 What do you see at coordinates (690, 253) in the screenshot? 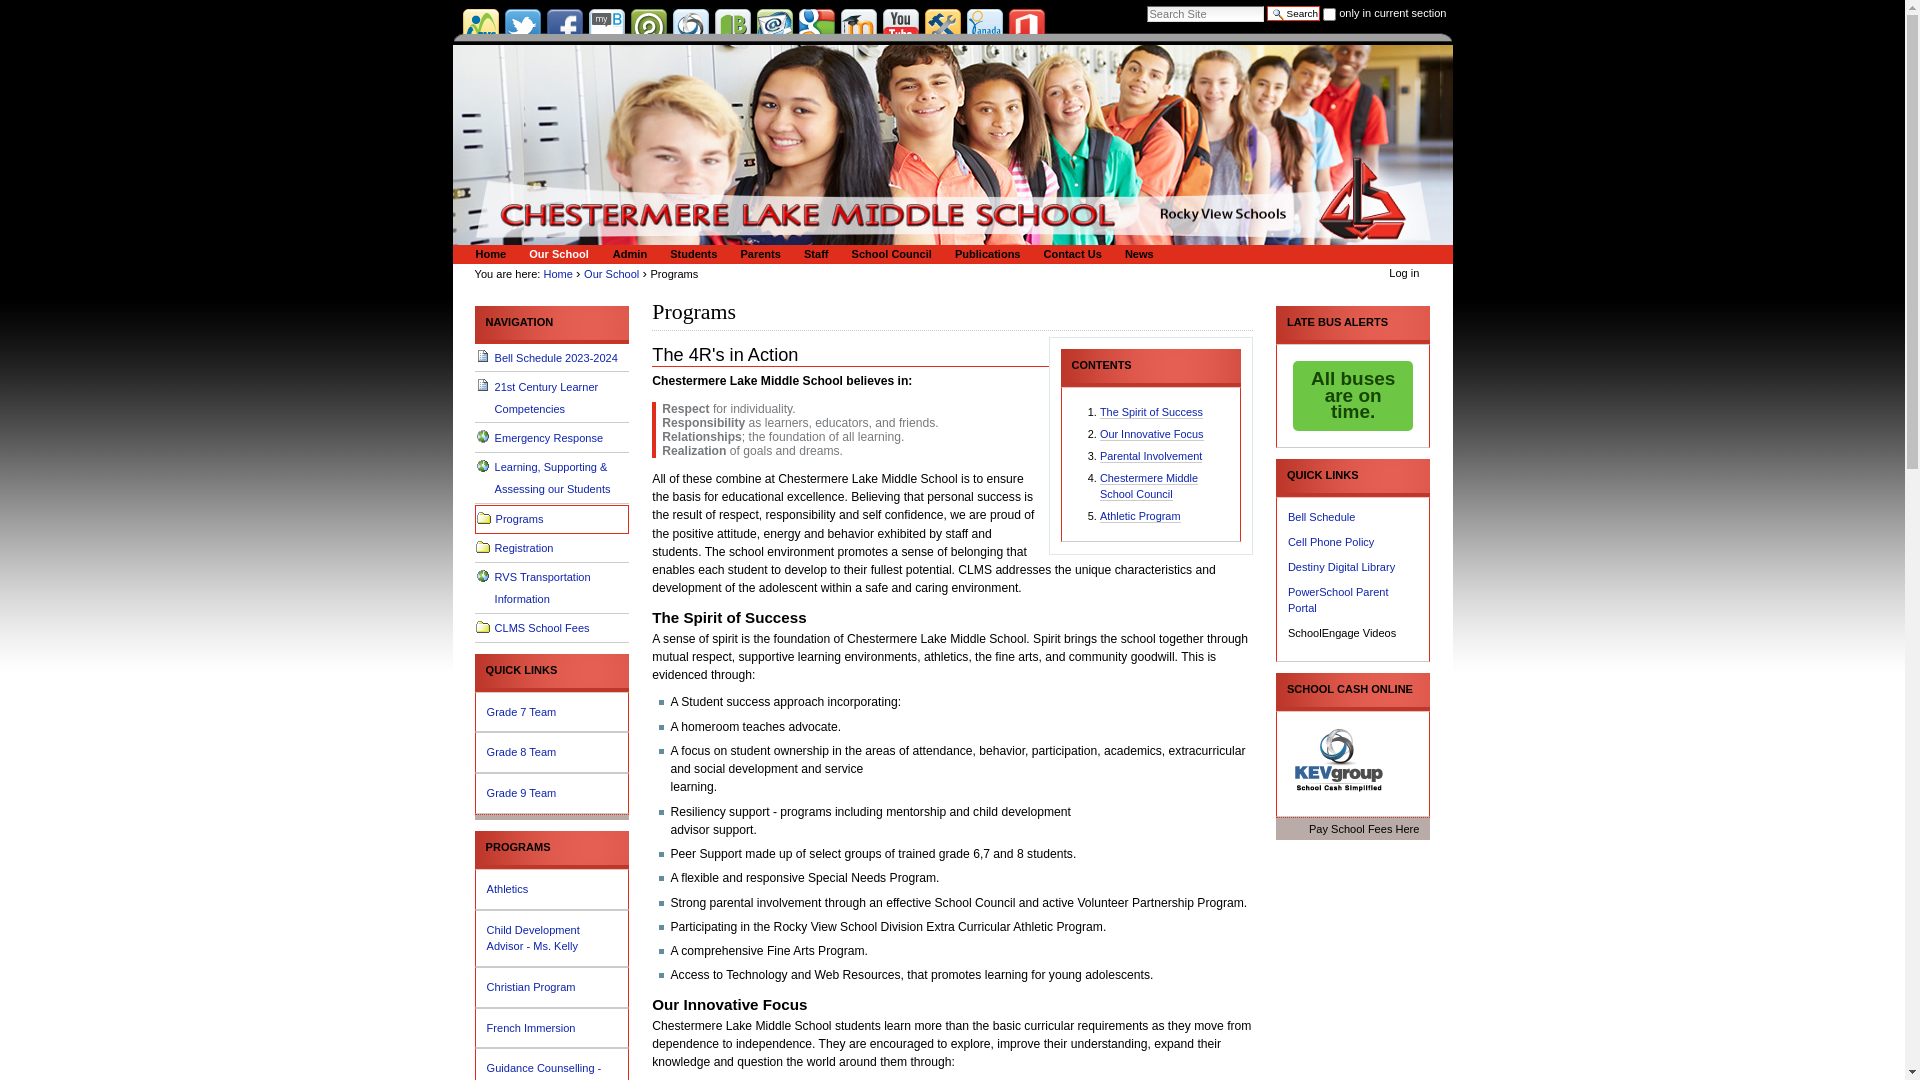
I see `'Students'` at bounding box center [690, 253].